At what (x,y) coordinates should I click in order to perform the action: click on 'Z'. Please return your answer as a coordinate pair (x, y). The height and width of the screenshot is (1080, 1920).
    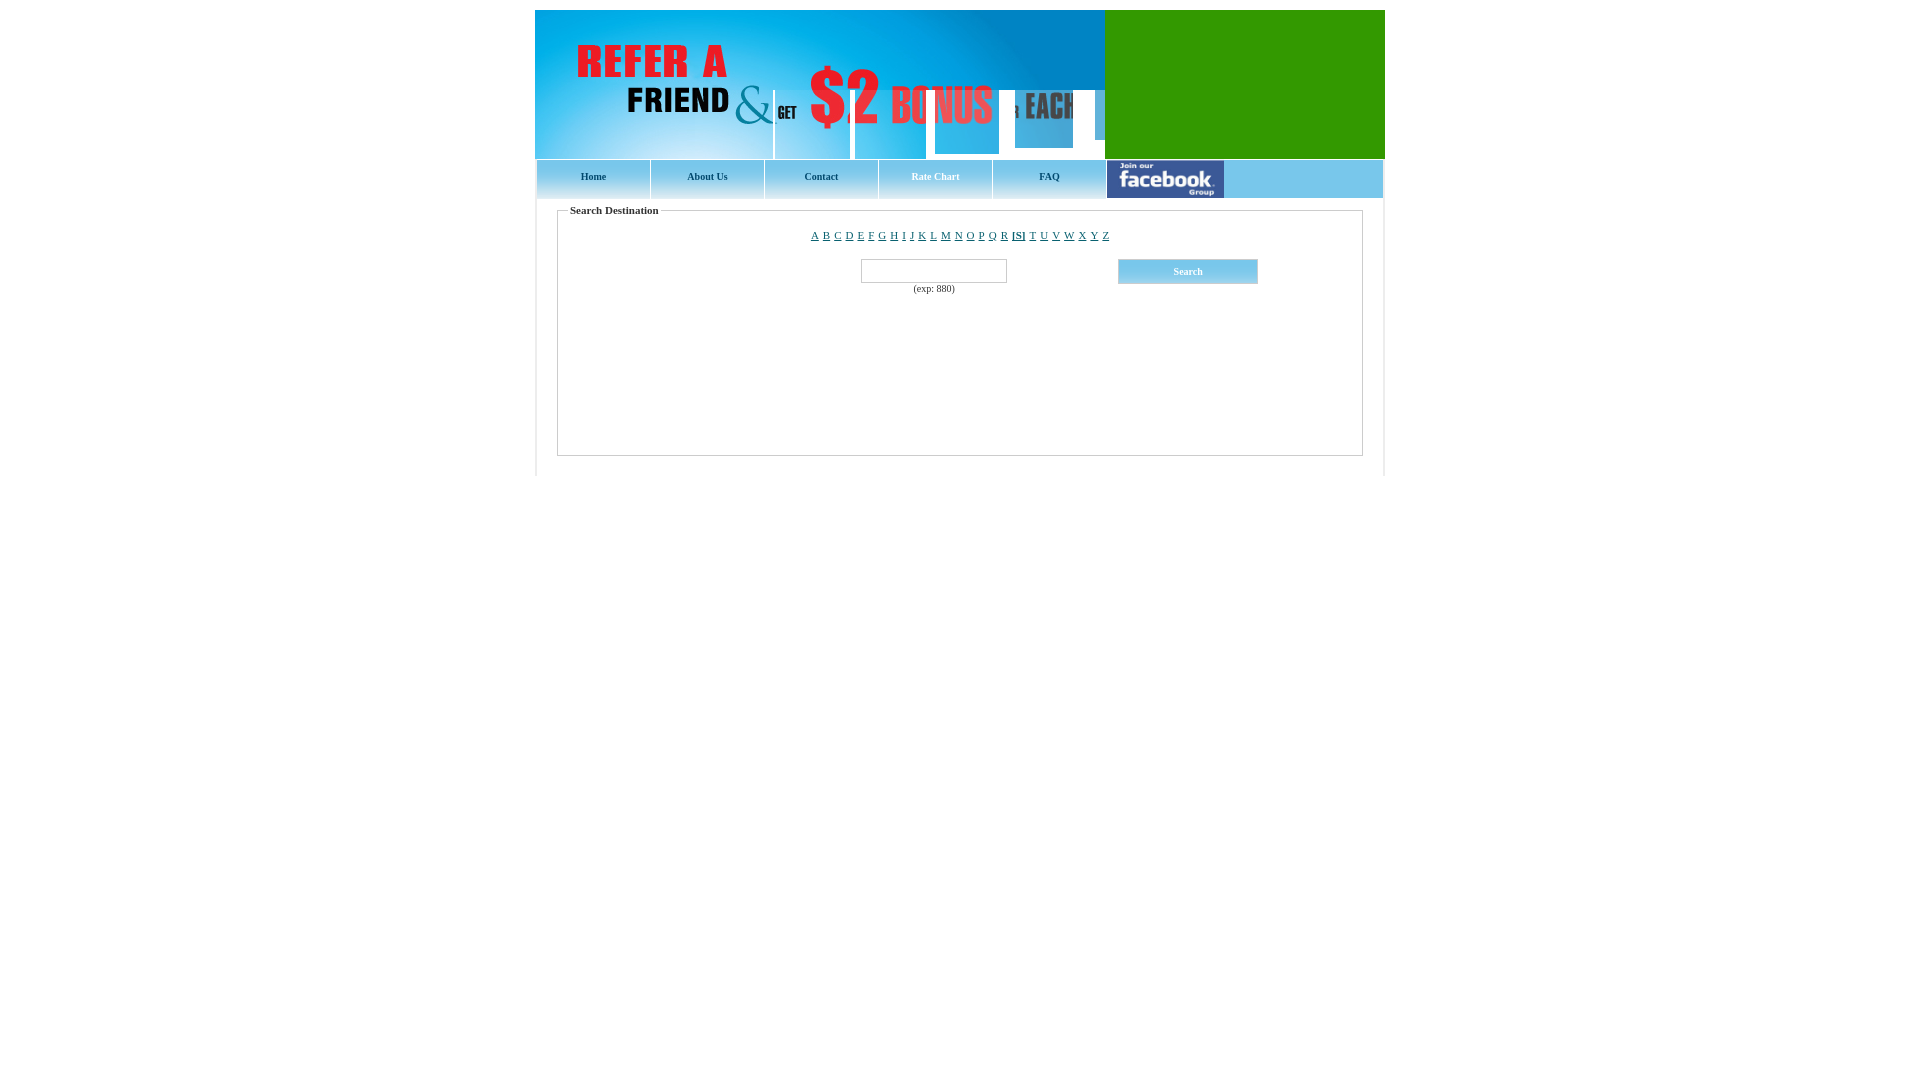
    Looking at the image, I should click on (1104, 234).